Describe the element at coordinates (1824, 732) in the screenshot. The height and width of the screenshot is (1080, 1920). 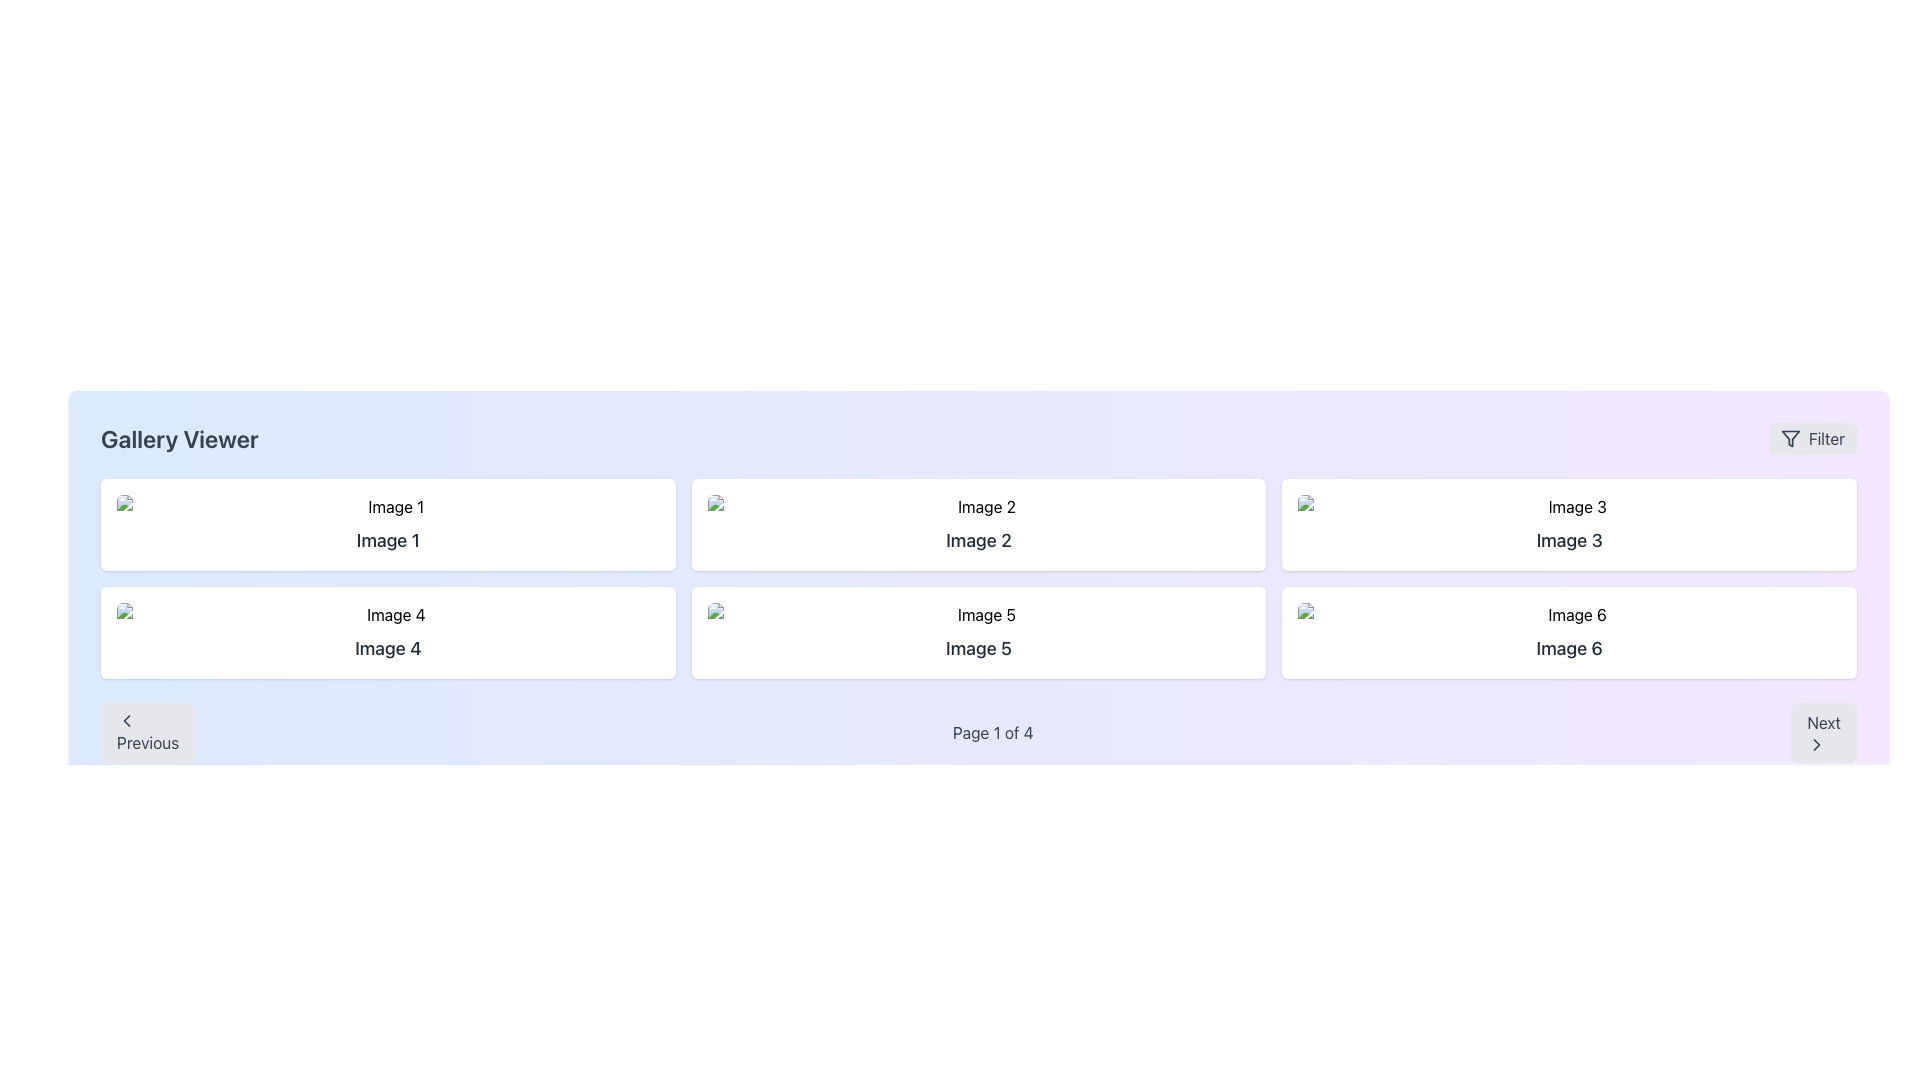
I see `the rightmost button in the section at the bottom of the interface, located after 'Page 1 of 4' and the 'Previous' button` at that location.